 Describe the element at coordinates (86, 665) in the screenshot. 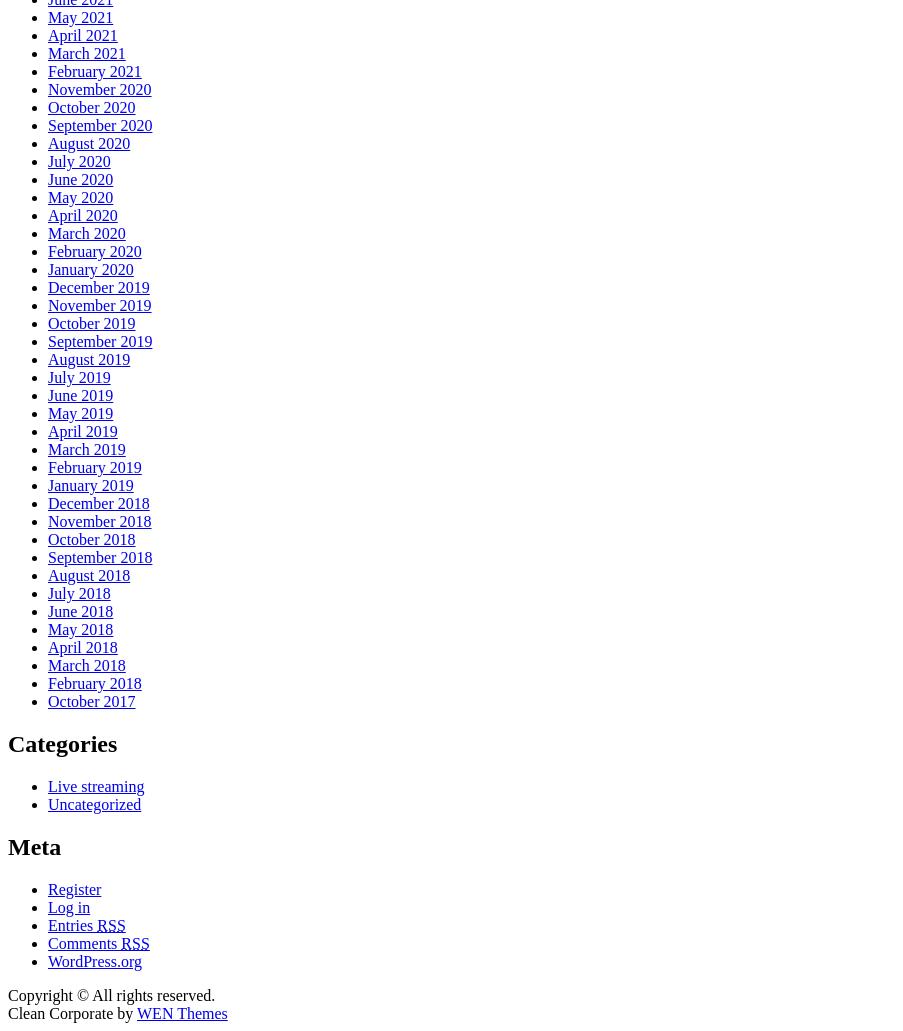

I see `'March 2018'` at that location.